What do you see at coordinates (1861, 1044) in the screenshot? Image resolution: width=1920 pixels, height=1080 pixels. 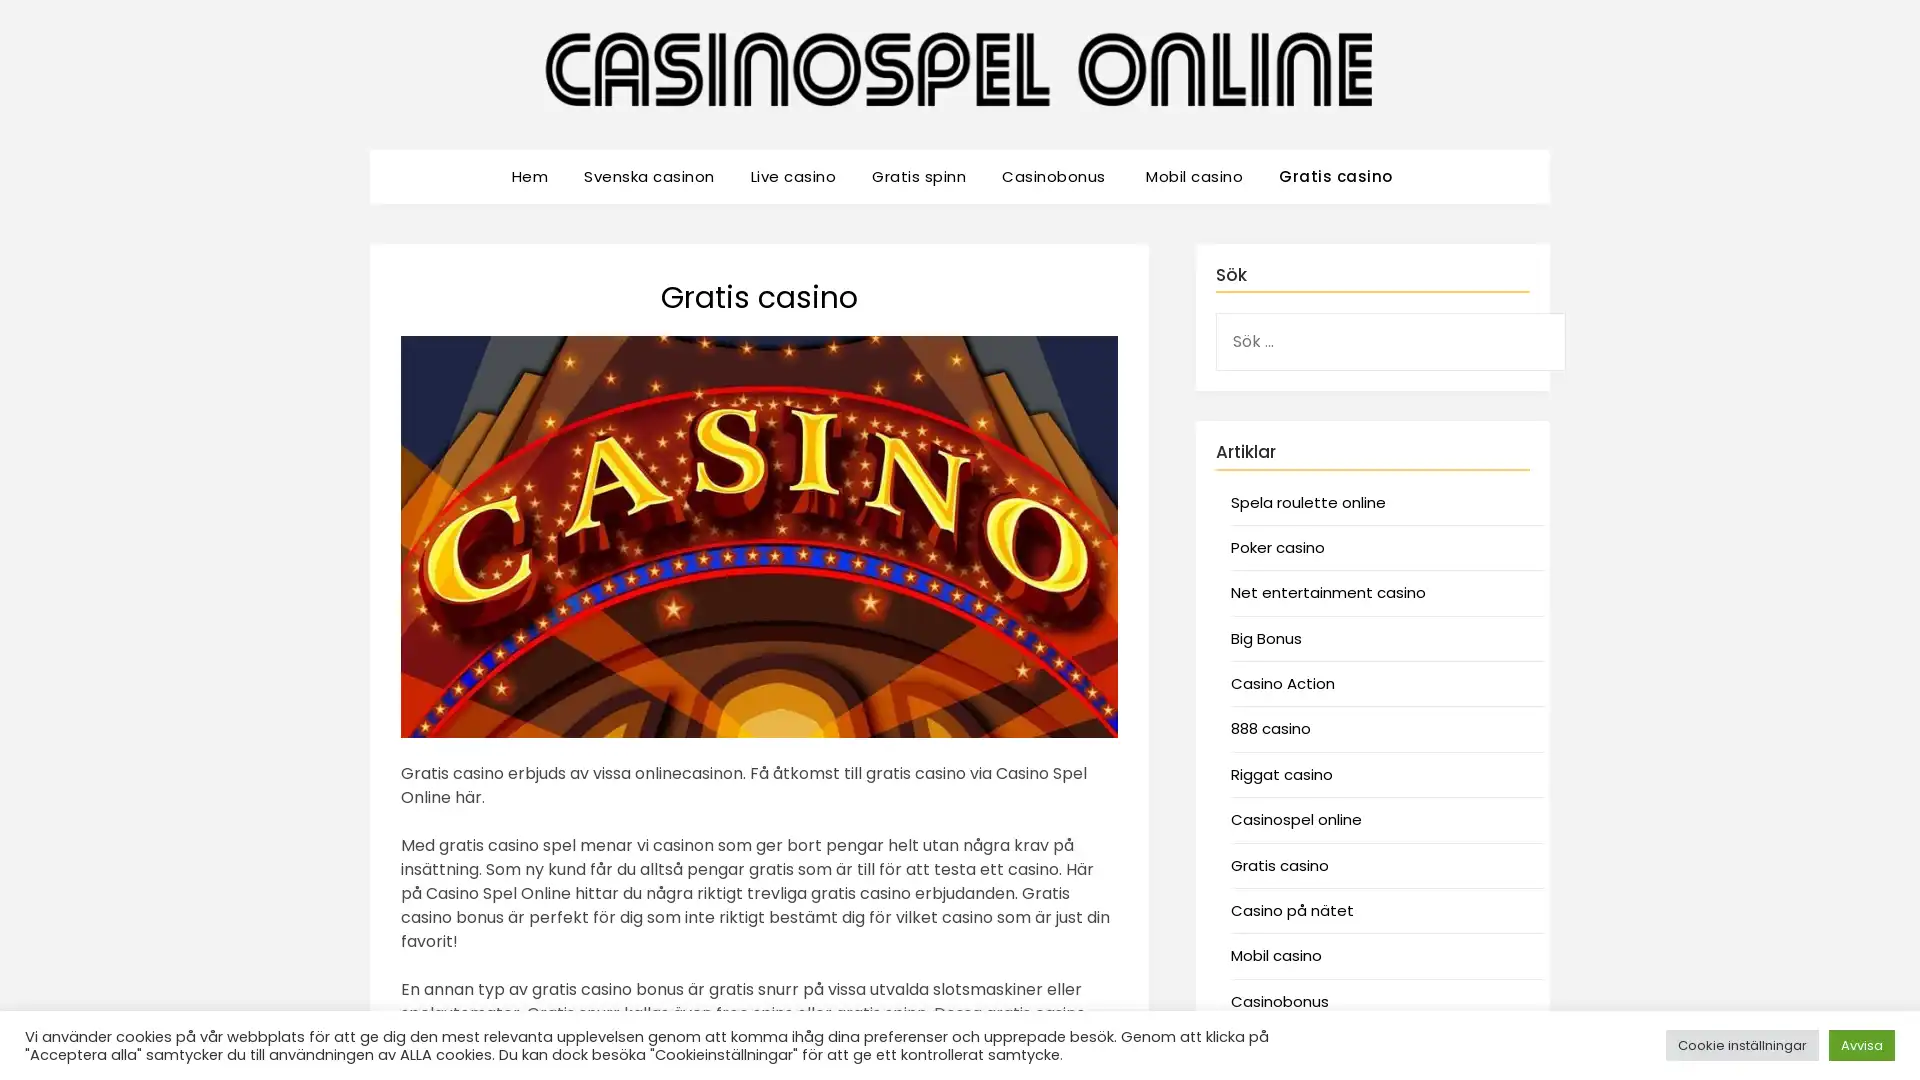 I see `Avvisa` at bounding box center [1861, 1044].